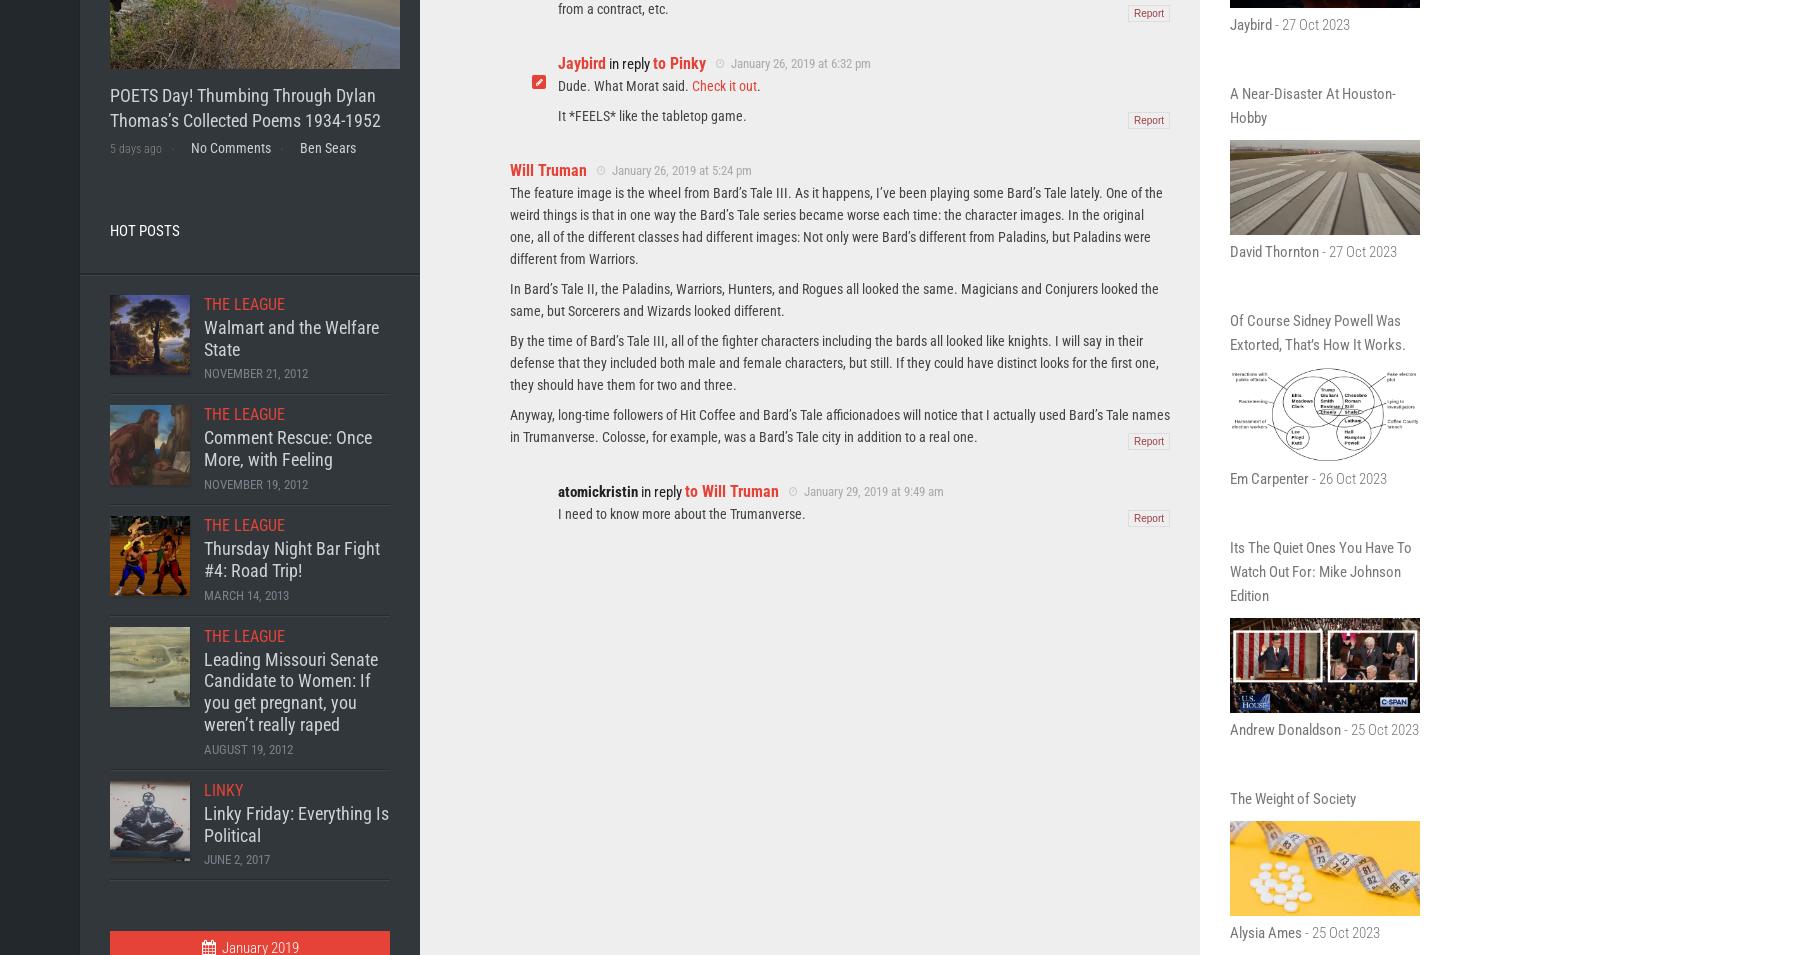  What do you see at coordinates (834, 361) in the screenshot?
I see `'By the time of Bard’s Tale III, all of the fighter characters including the bards all looked like knights. I will say in their defense that they included both male and female characters, but still. If they could have distinct looks for the first one, they should have them for two and three.'` at bounding box center [834, 361].